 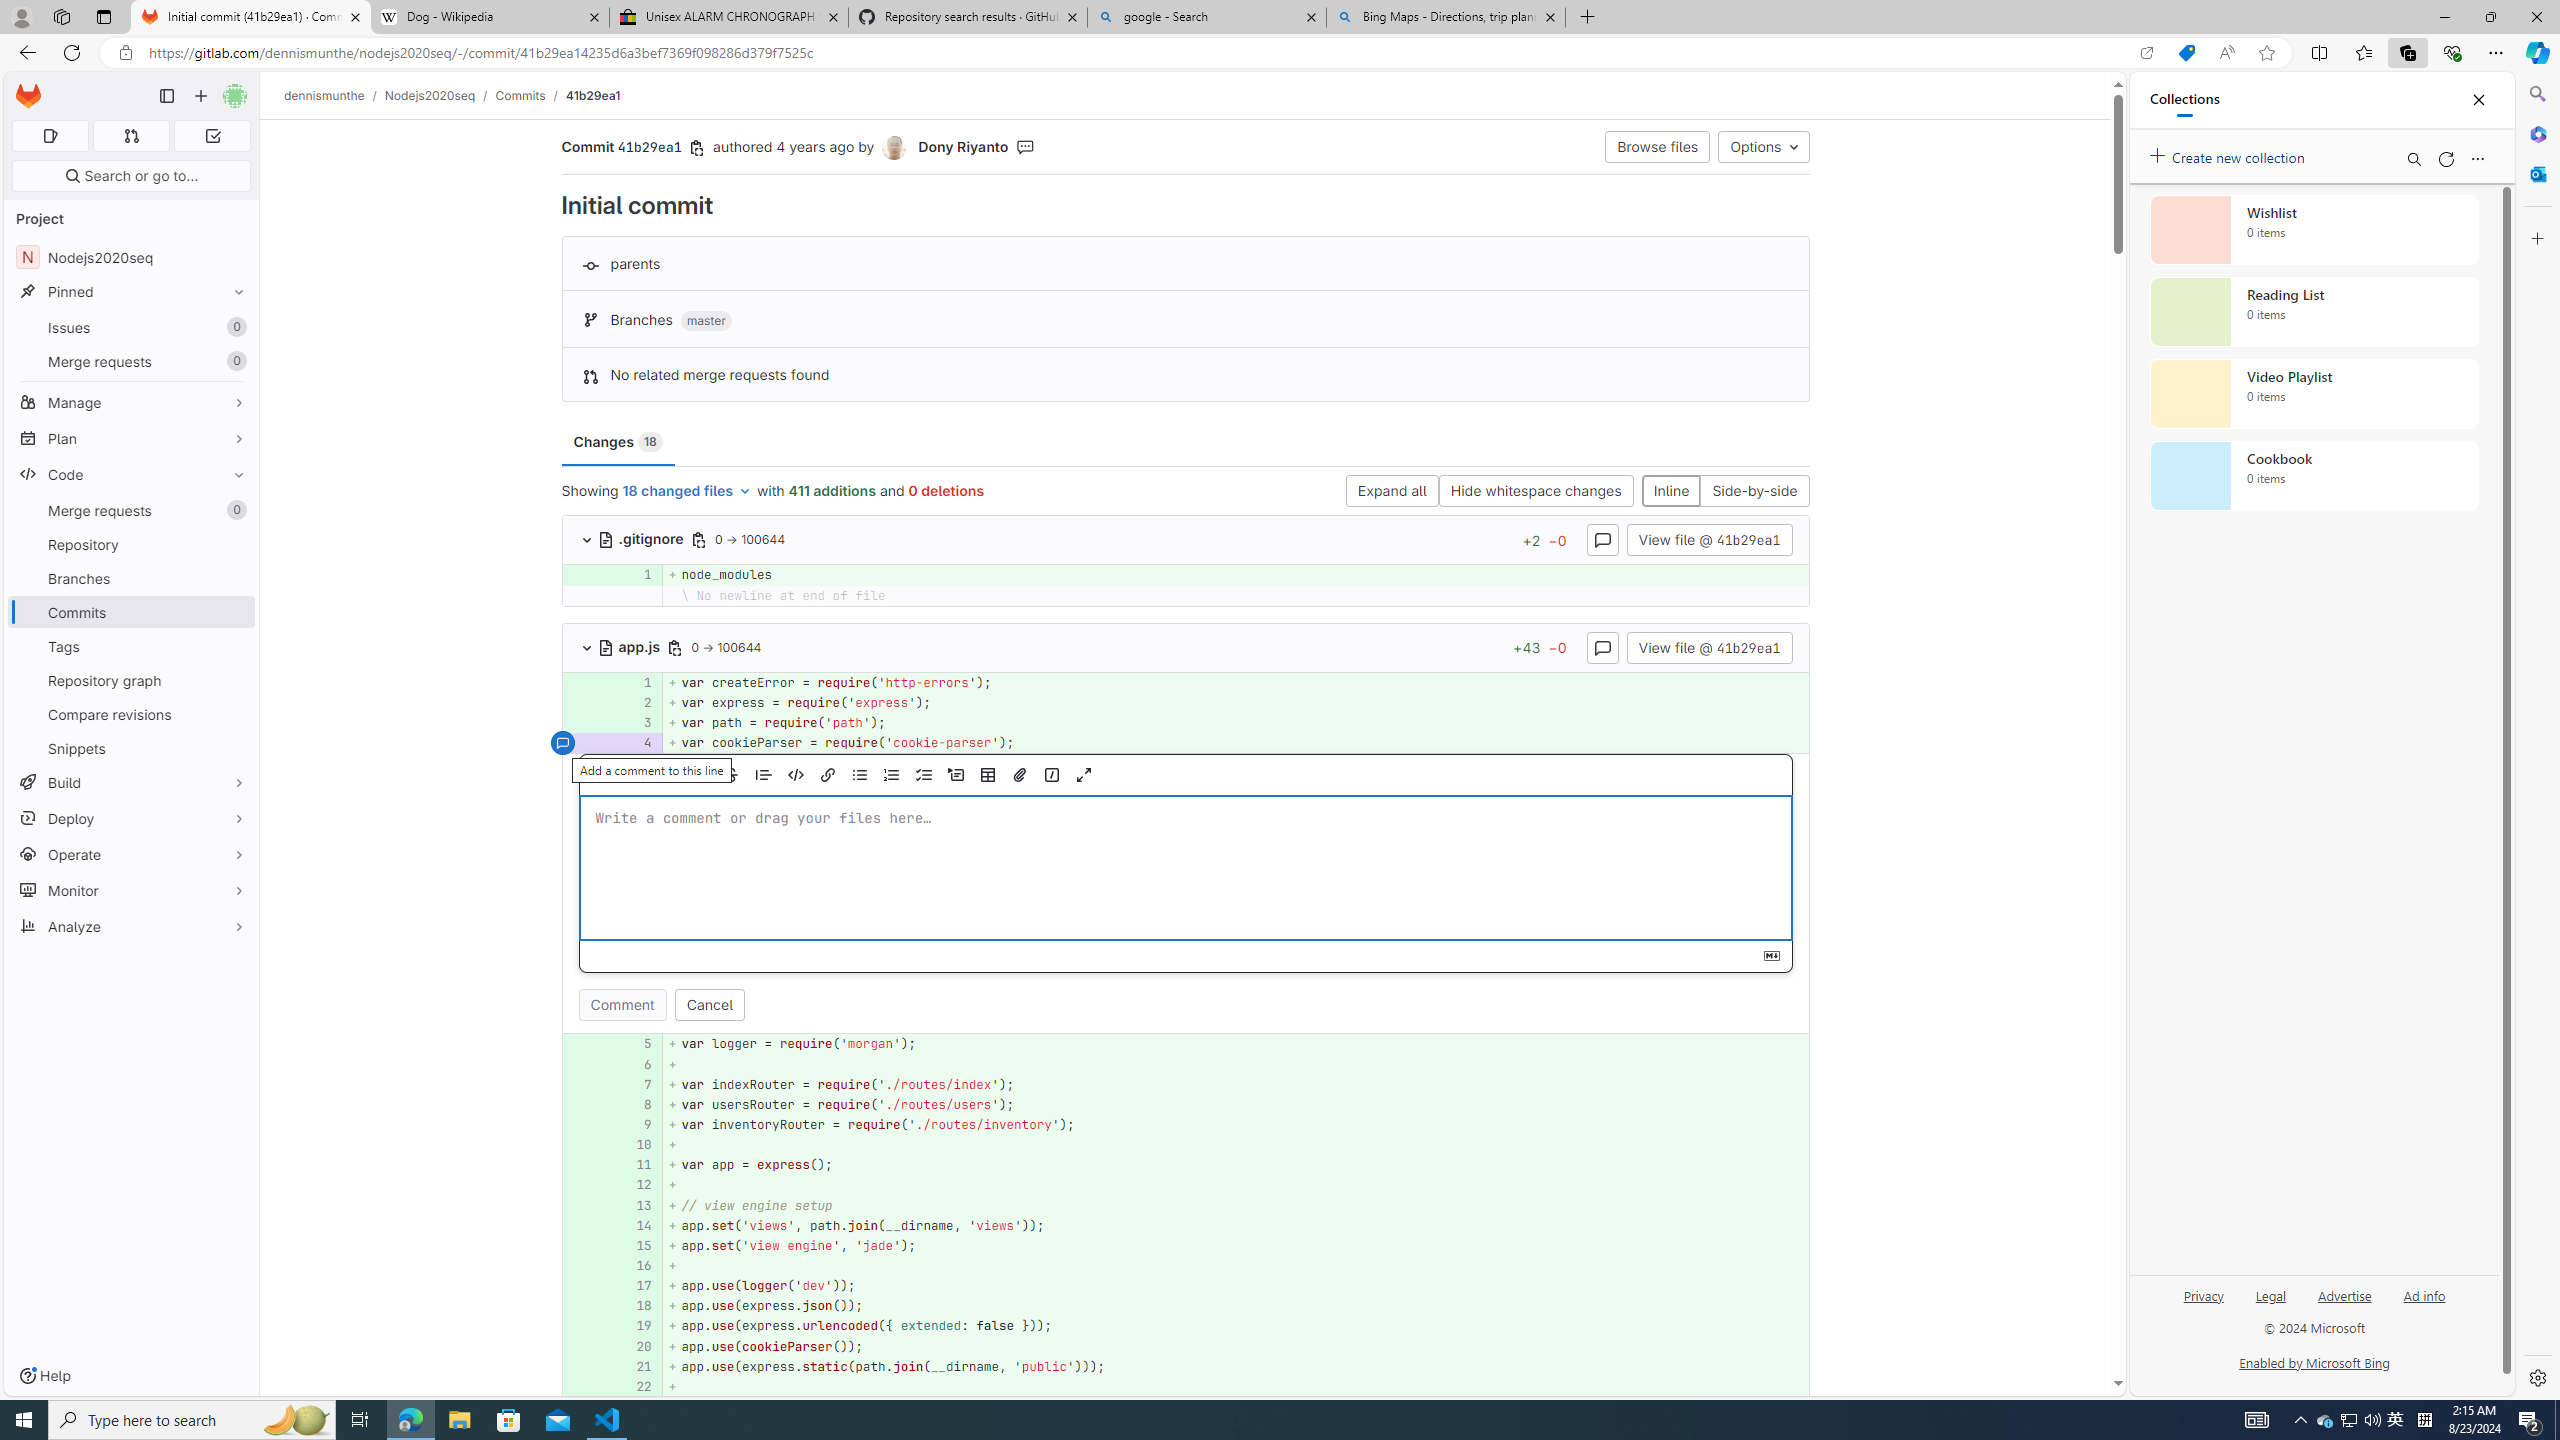 What do you see at coordinates (488, 16) in the screenshot?
I see `'Dog - Wikipedia'` at bounding box center [488, 16].